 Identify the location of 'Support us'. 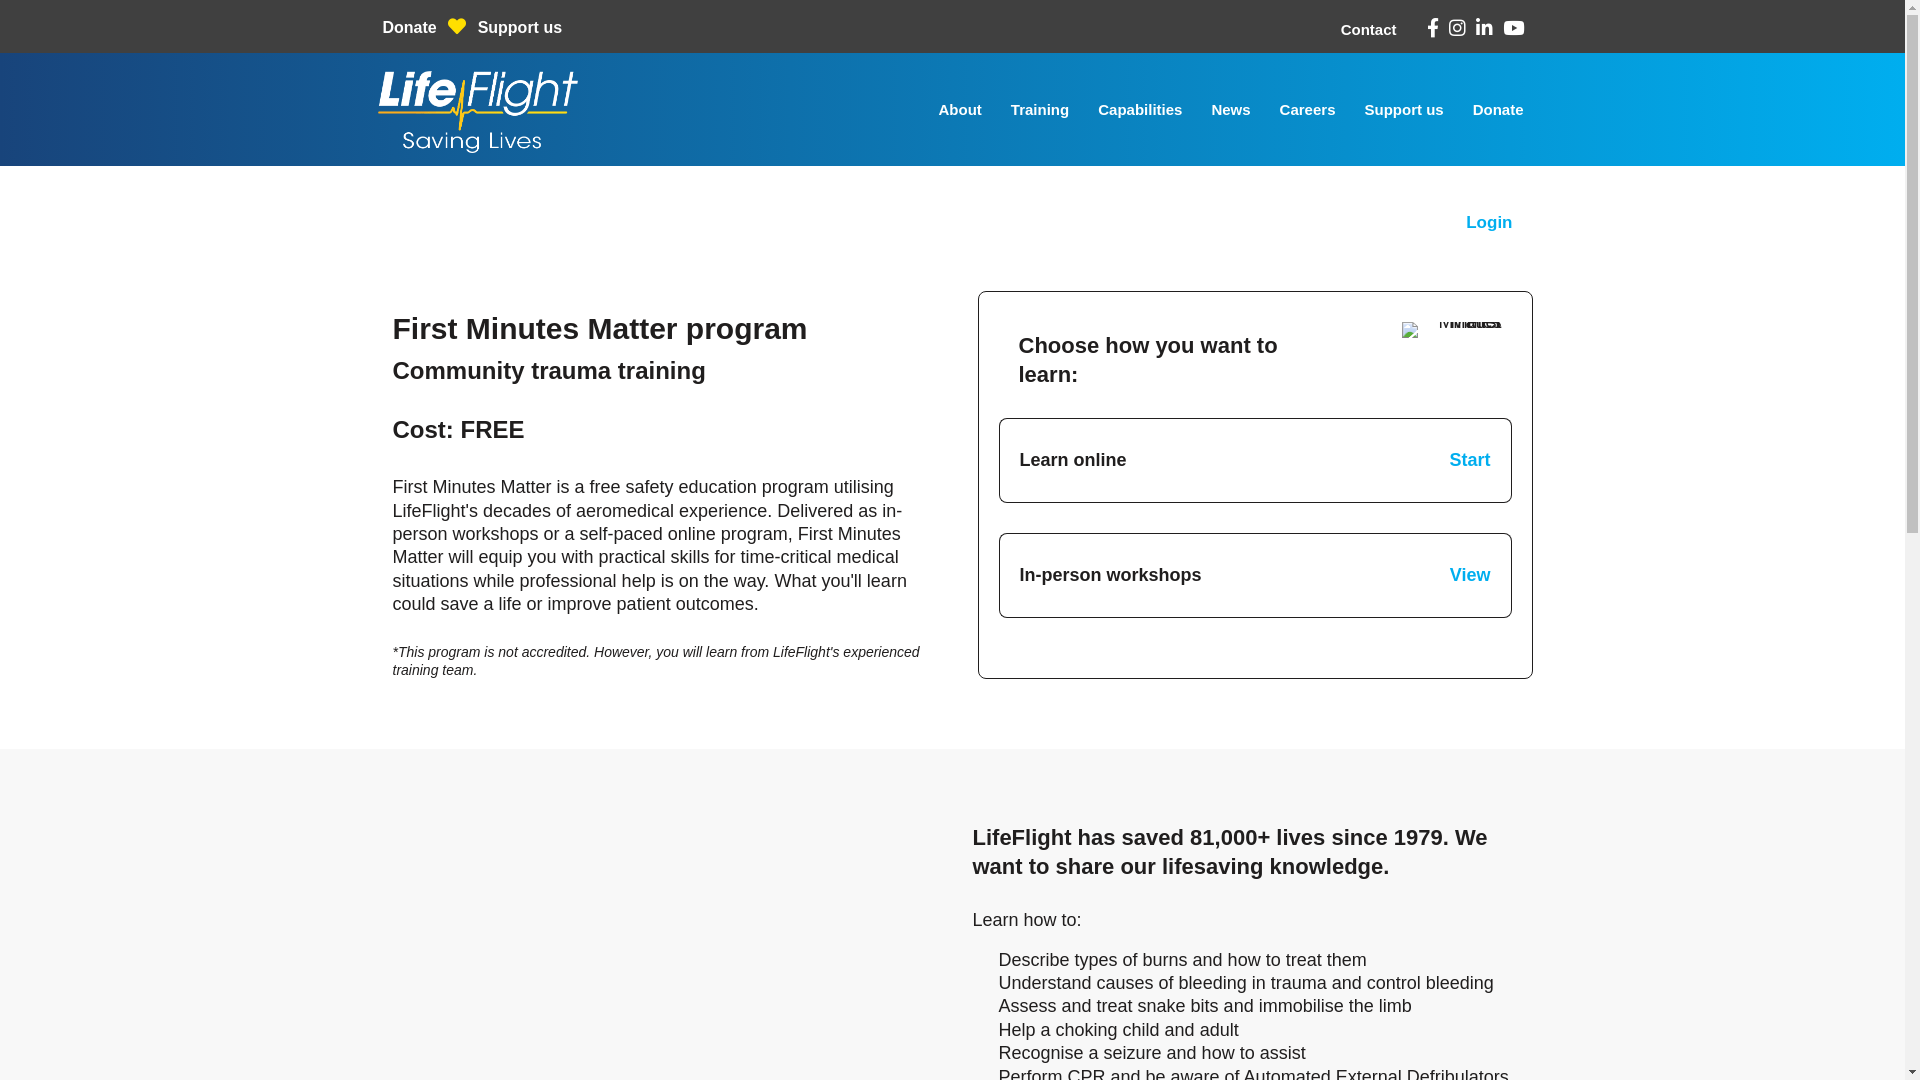
(1402, 109).